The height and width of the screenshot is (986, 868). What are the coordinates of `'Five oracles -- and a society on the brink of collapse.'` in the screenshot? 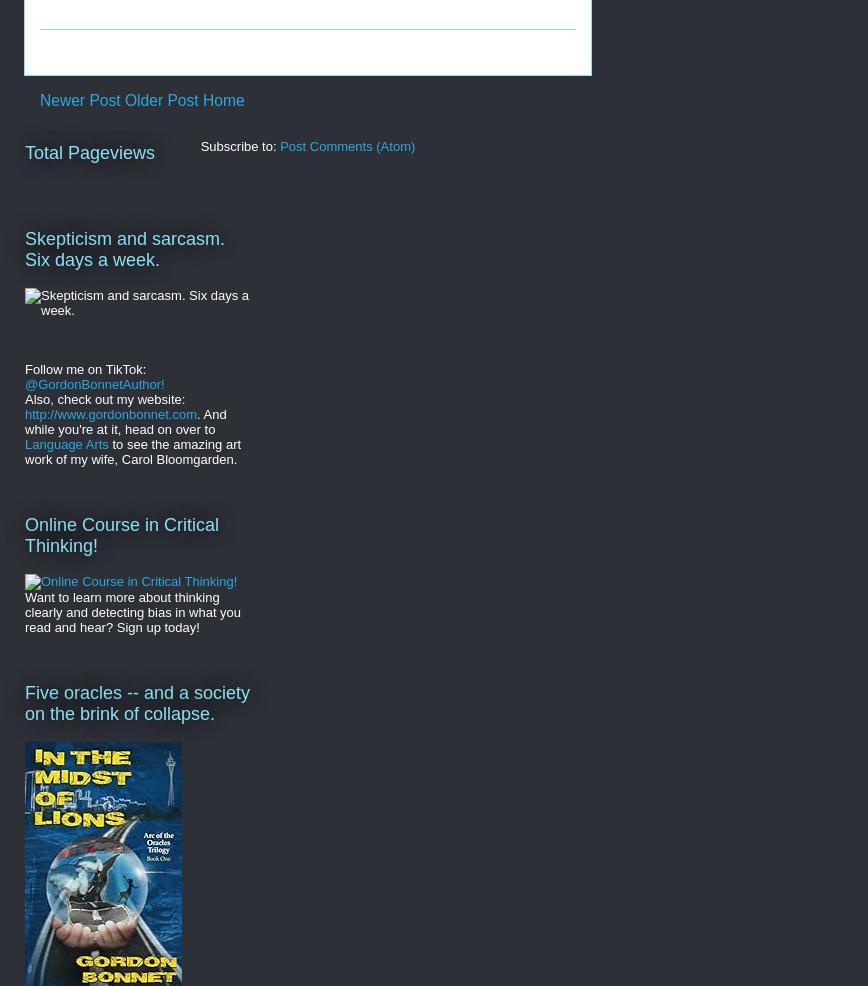 It's located at (137, 701).